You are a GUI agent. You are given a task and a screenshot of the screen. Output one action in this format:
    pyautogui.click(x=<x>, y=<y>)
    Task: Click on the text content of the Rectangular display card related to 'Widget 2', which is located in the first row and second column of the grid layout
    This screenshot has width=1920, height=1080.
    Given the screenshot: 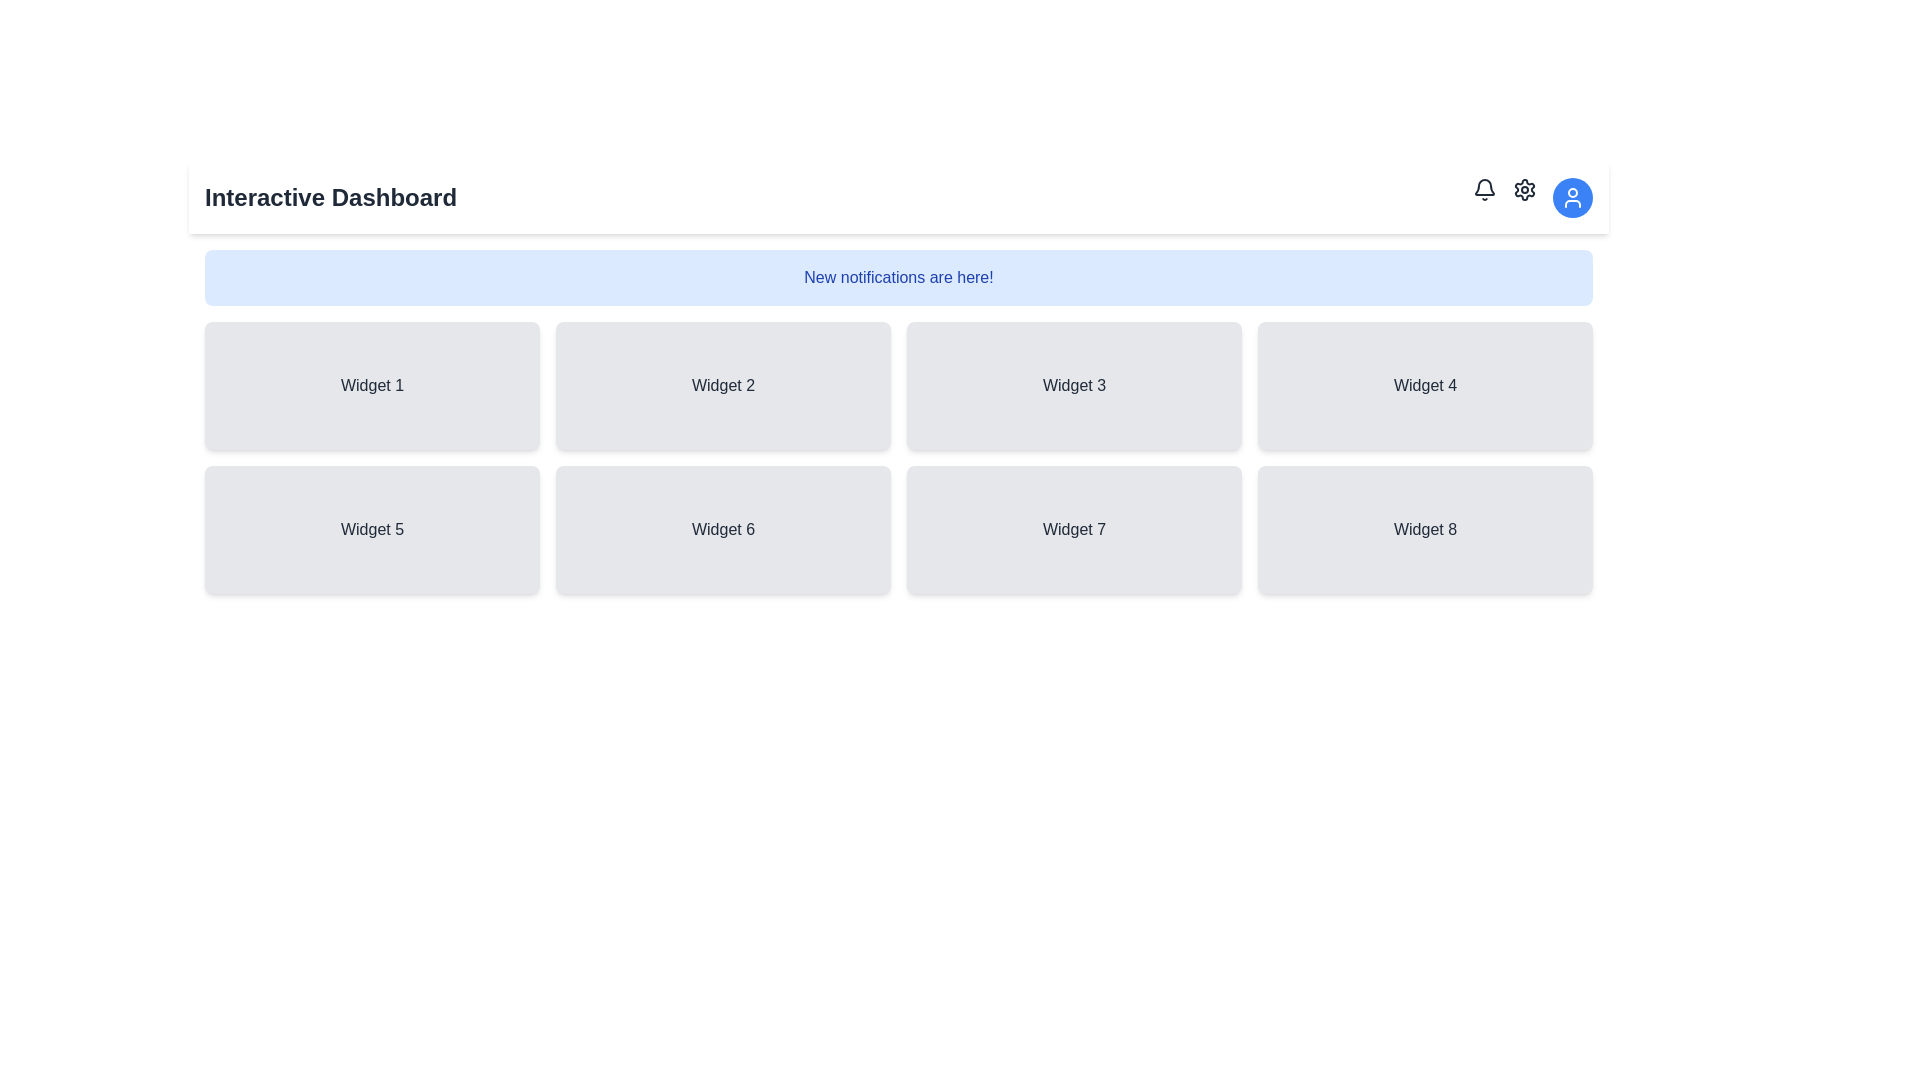 What is the action you would take?
    pyautogui.click(x=722, y=385)
    